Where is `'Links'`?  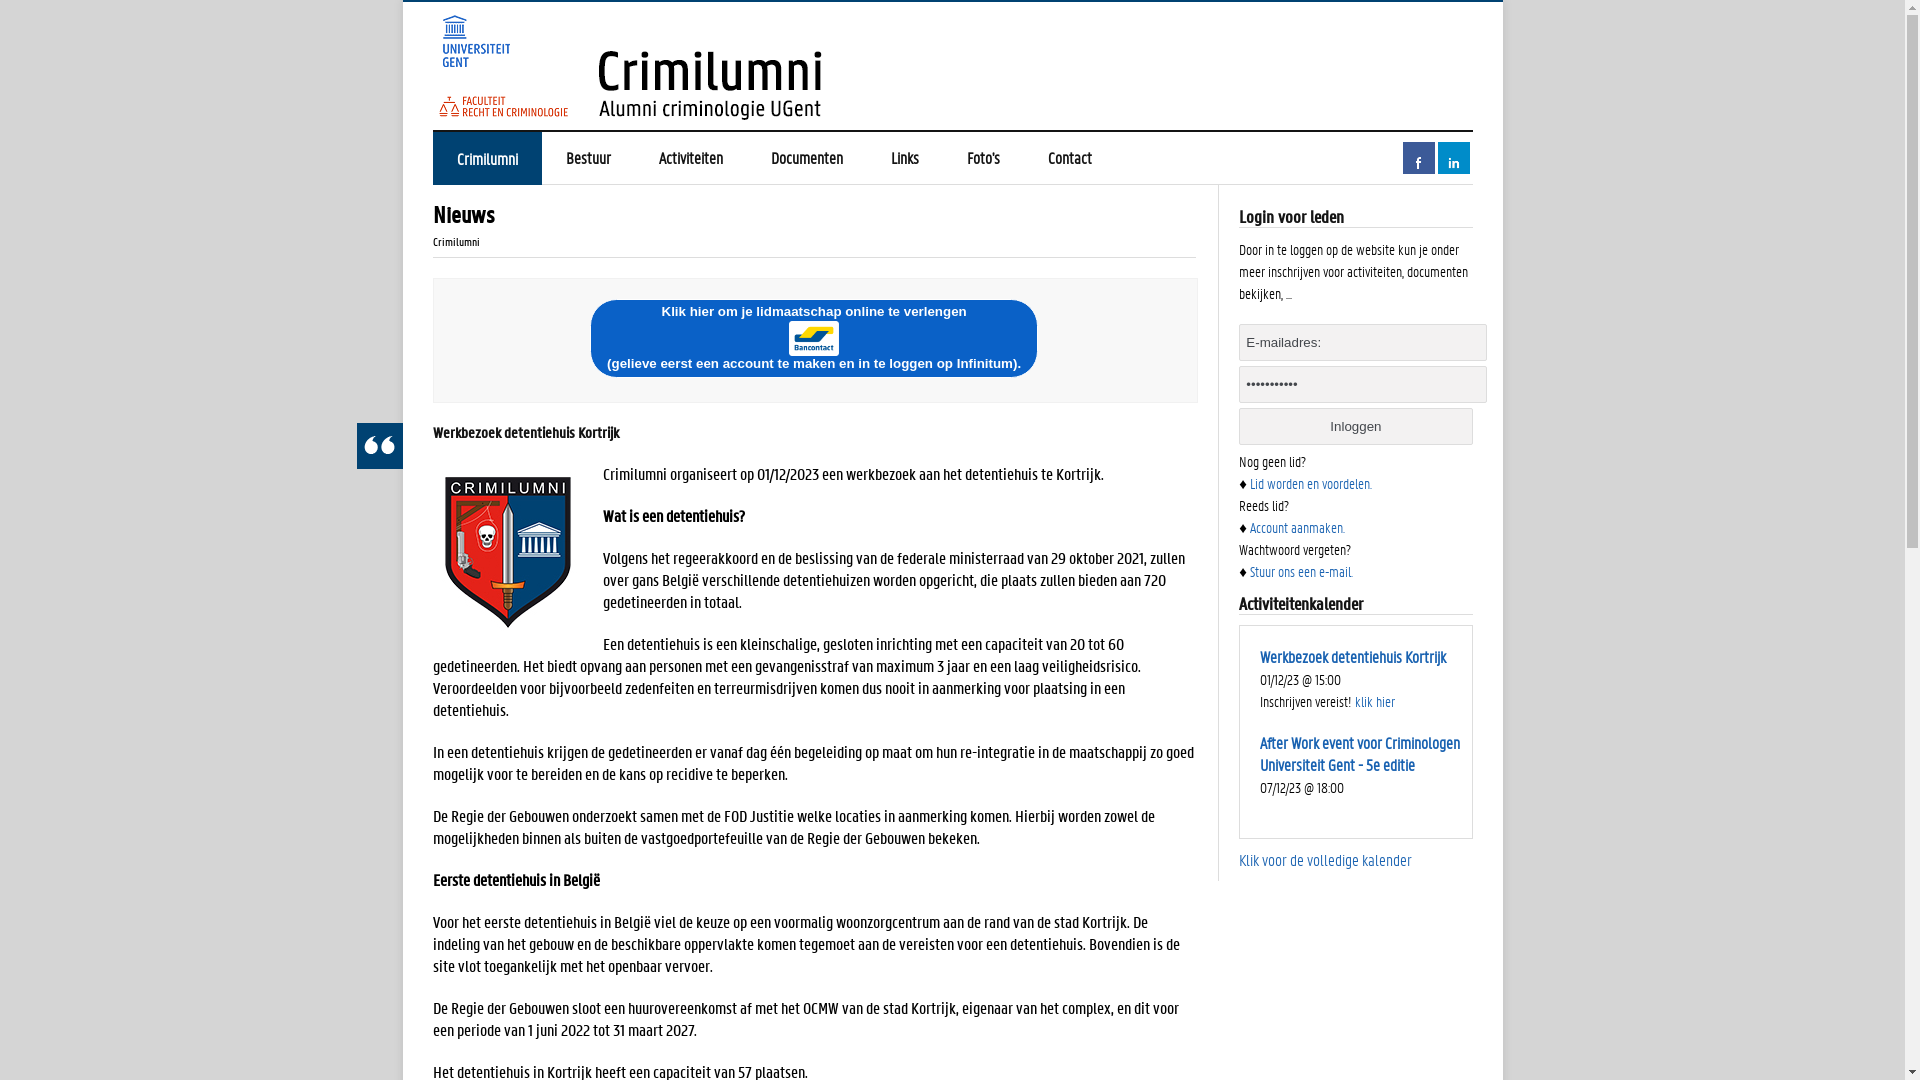
'Links' is located at coordinates (902, 157).